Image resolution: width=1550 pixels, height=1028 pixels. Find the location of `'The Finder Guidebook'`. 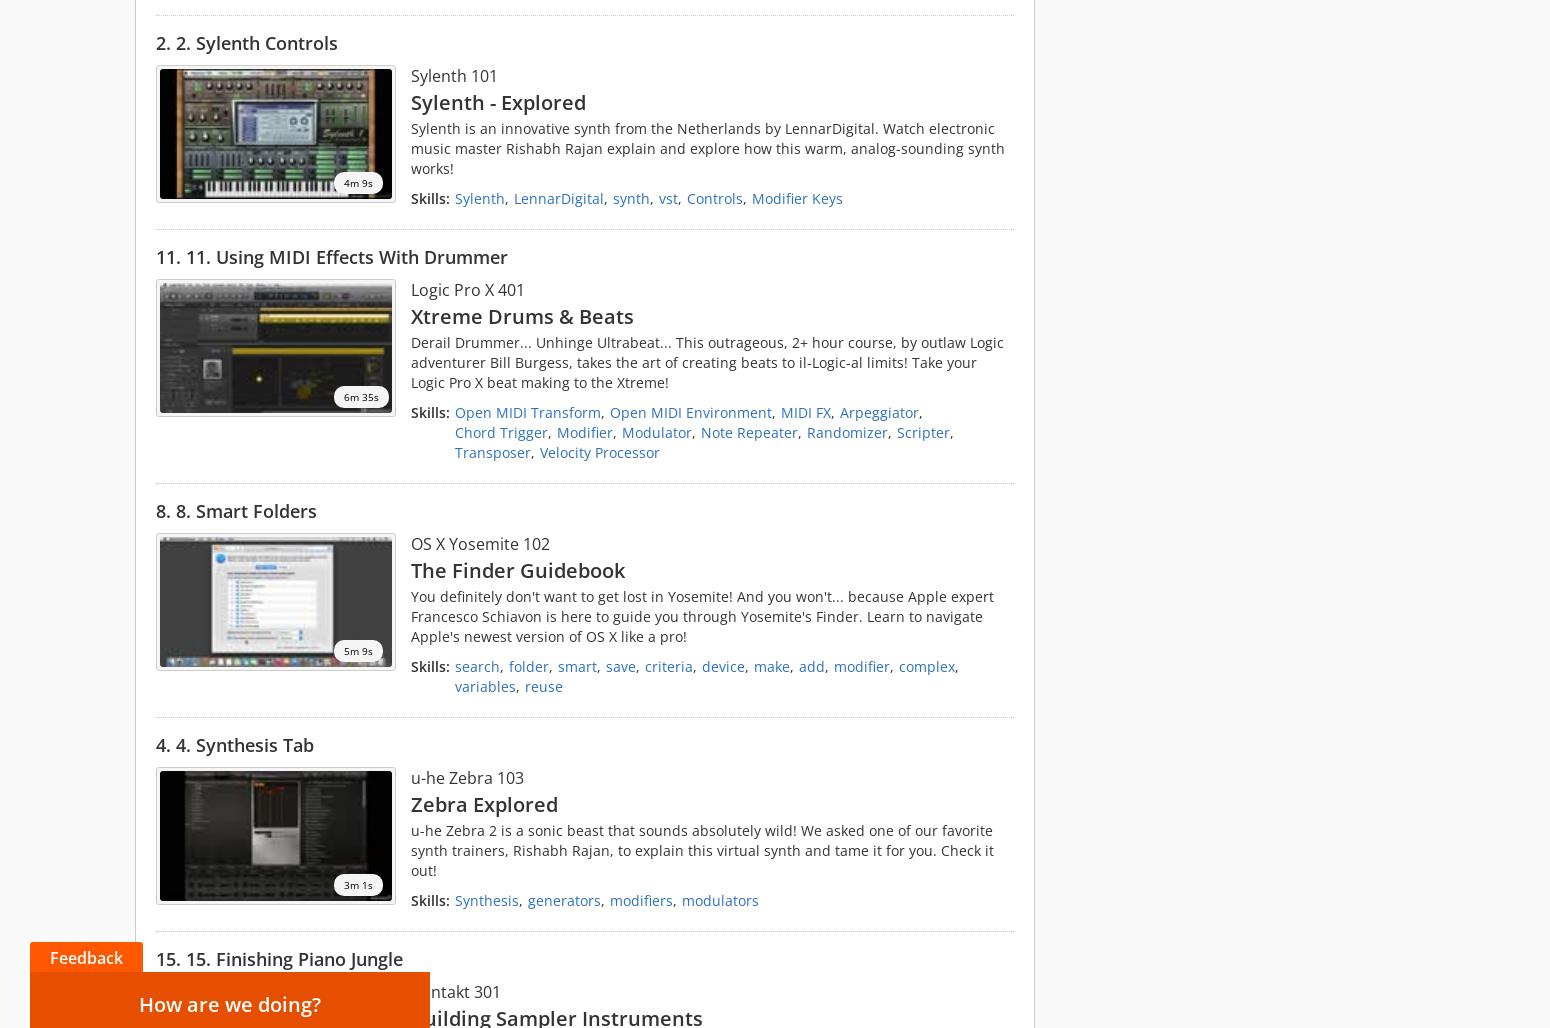

'The Finder Guidebook' is located at coordinates (517, 570).